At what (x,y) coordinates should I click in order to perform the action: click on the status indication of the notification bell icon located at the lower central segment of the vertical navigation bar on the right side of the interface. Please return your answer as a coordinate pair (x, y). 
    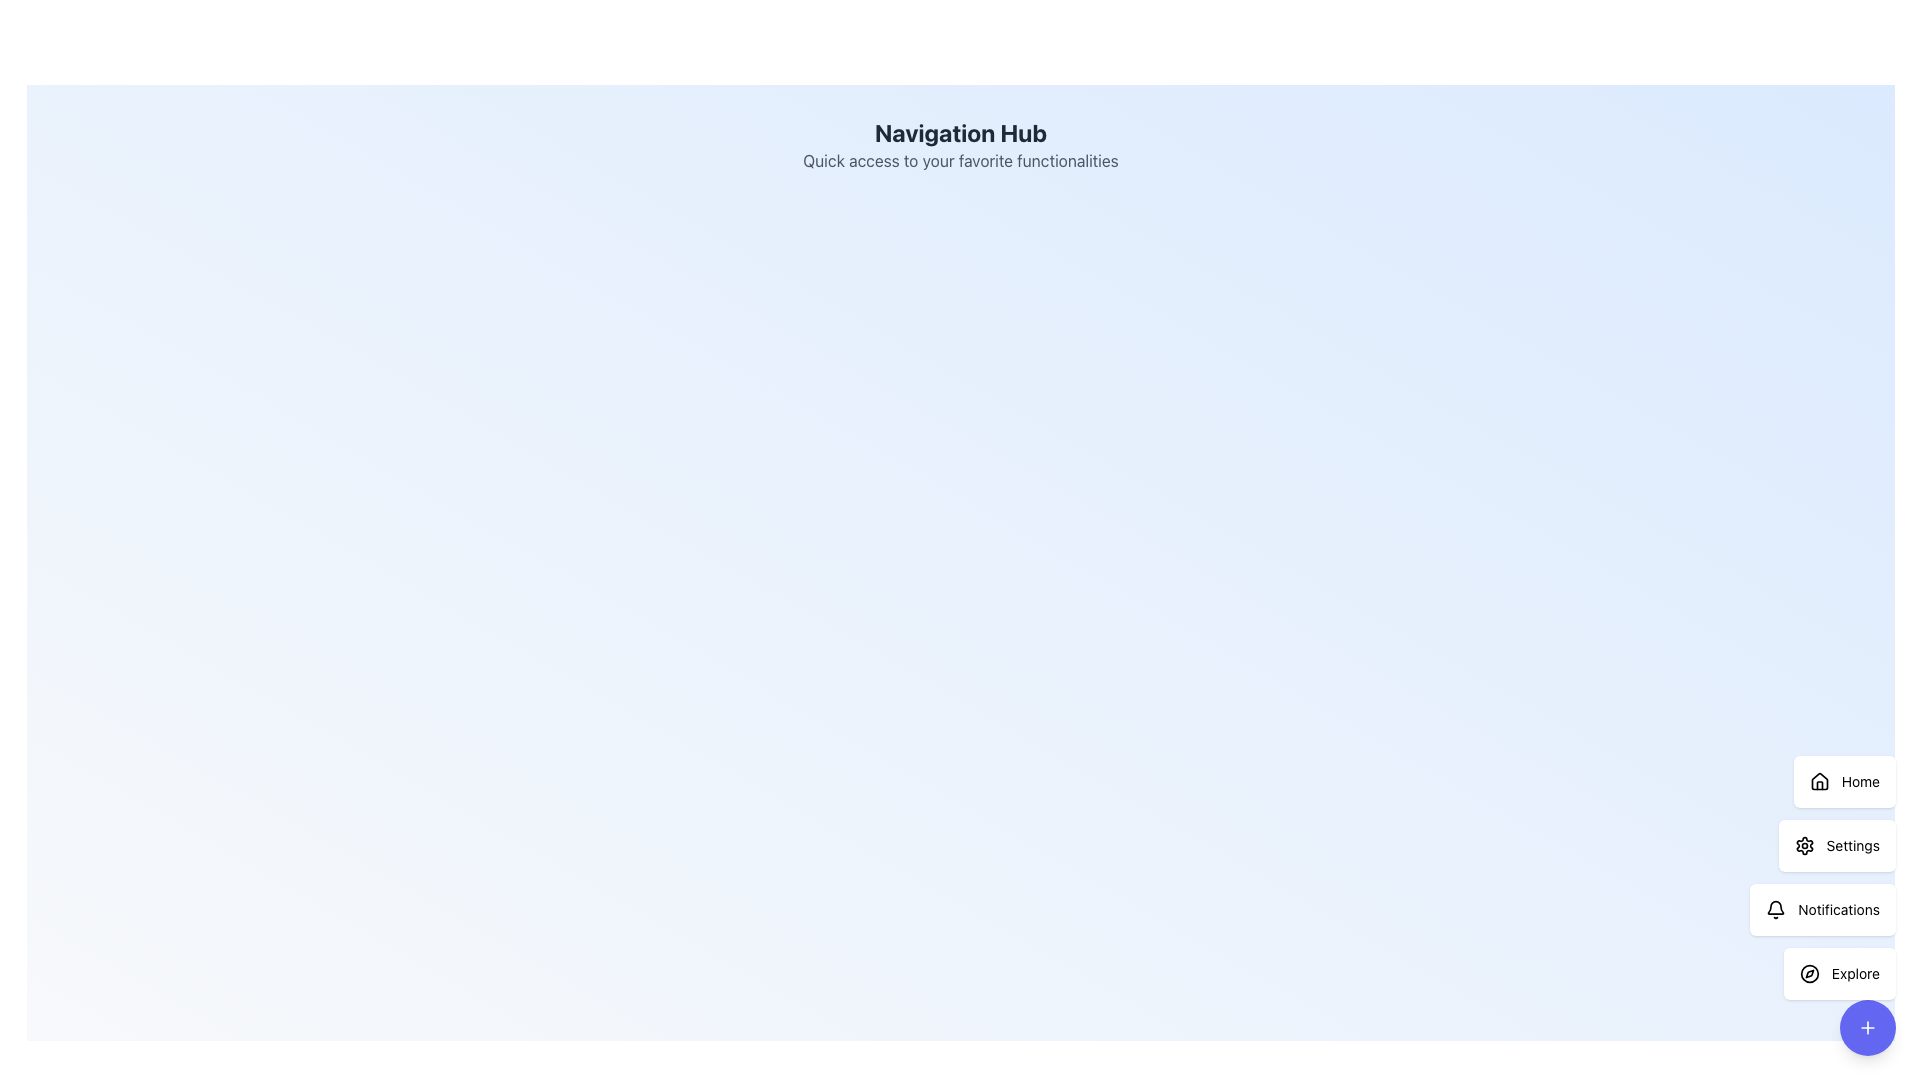
    Looking at the image, I should click on (1776, 907).